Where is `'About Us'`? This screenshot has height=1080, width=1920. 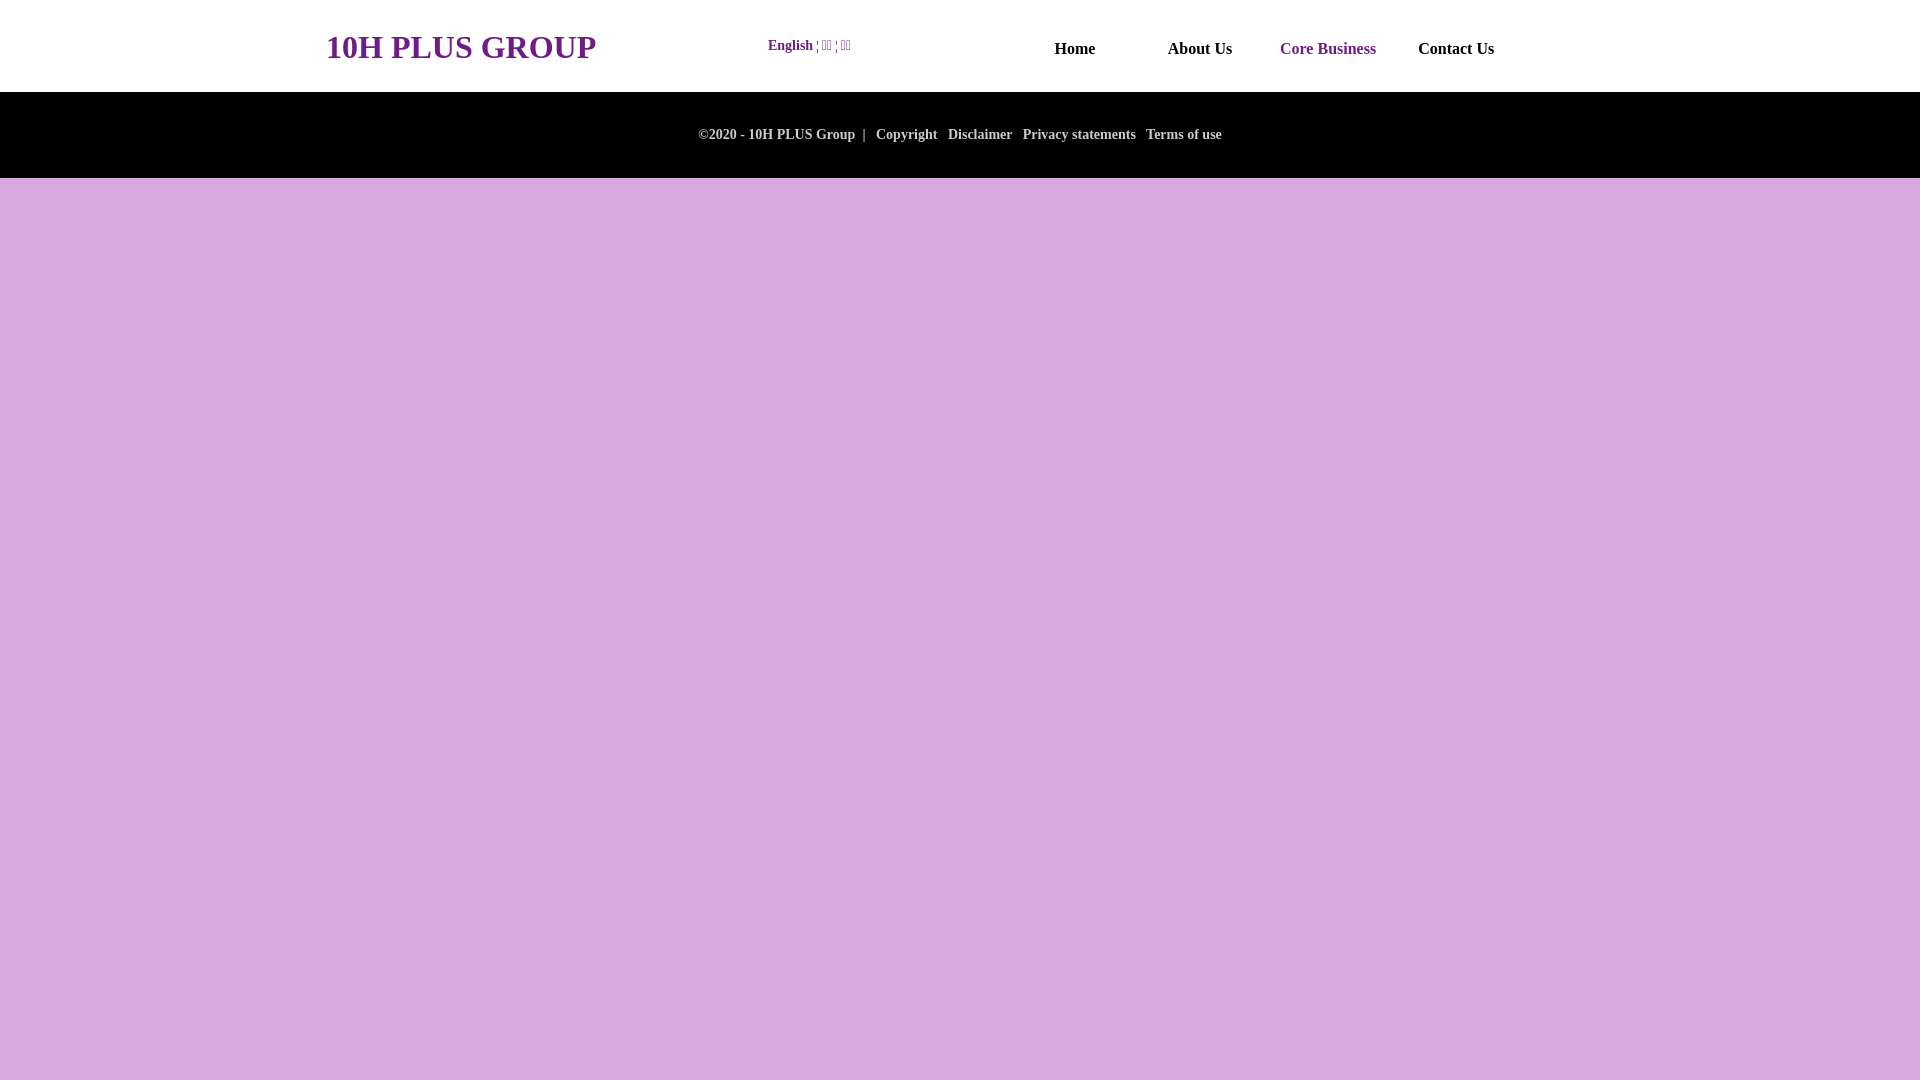 'About Us' is located at coordinates (1200, 48).